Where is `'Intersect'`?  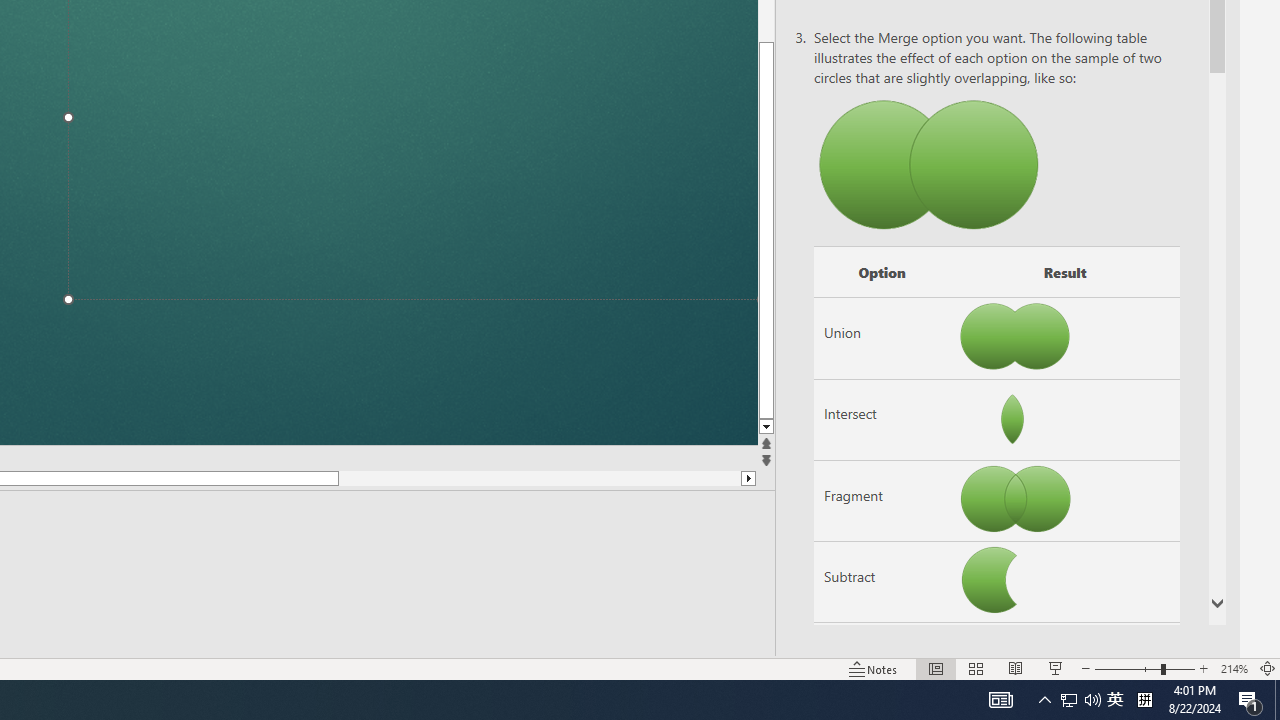
'Intersect' is located at coordinates (880, 418).